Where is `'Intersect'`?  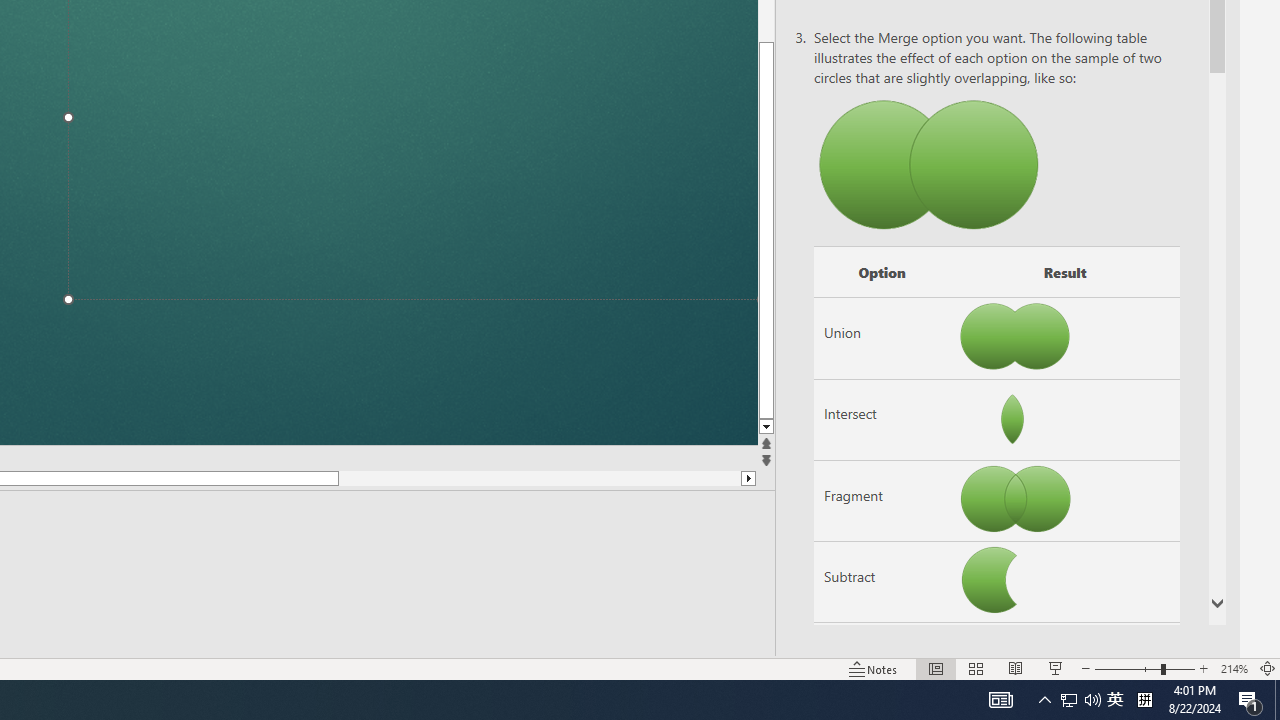
'Intersect' is located at coordinates (880, 418).